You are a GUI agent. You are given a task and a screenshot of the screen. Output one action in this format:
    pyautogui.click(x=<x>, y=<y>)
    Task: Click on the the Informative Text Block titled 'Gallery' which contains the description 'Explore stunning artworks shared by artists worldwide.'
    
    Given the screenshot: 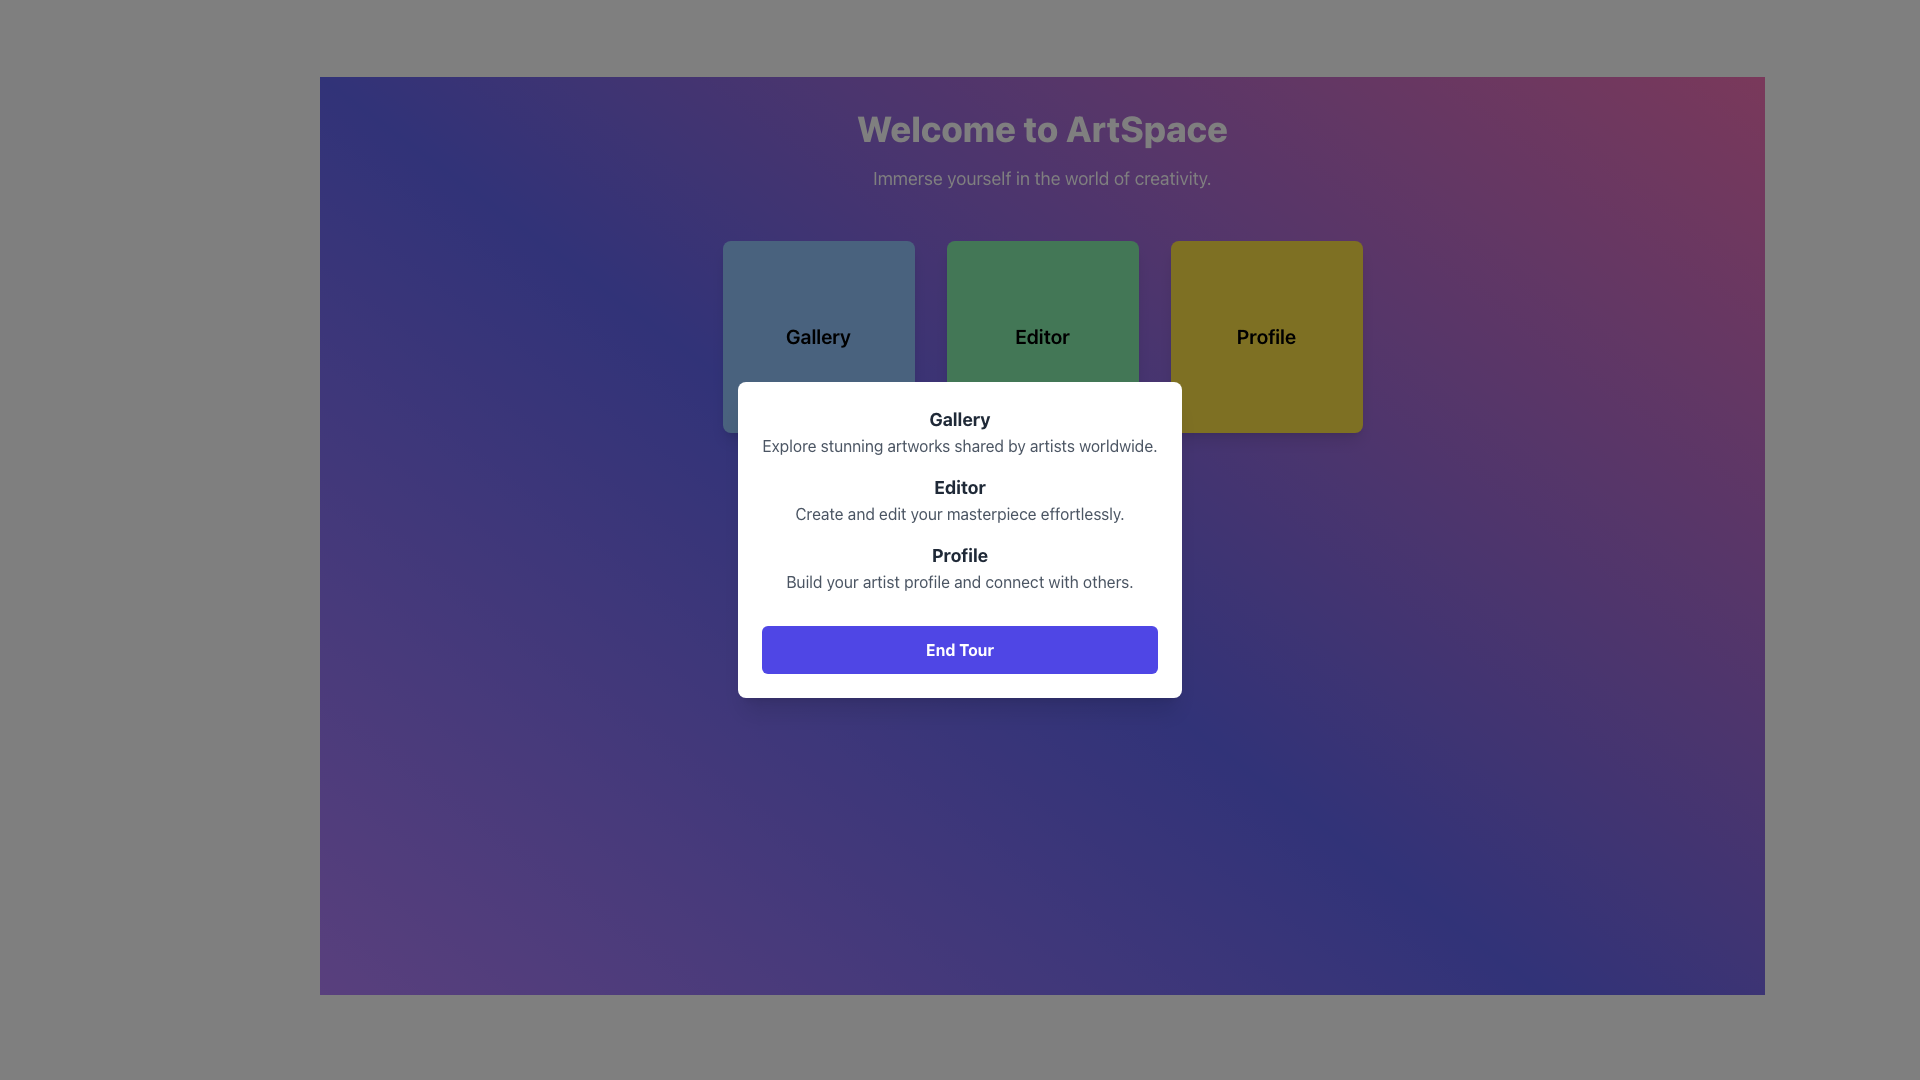 What is the action you would take?
    pyautogui.click(x=960, y=431)
    